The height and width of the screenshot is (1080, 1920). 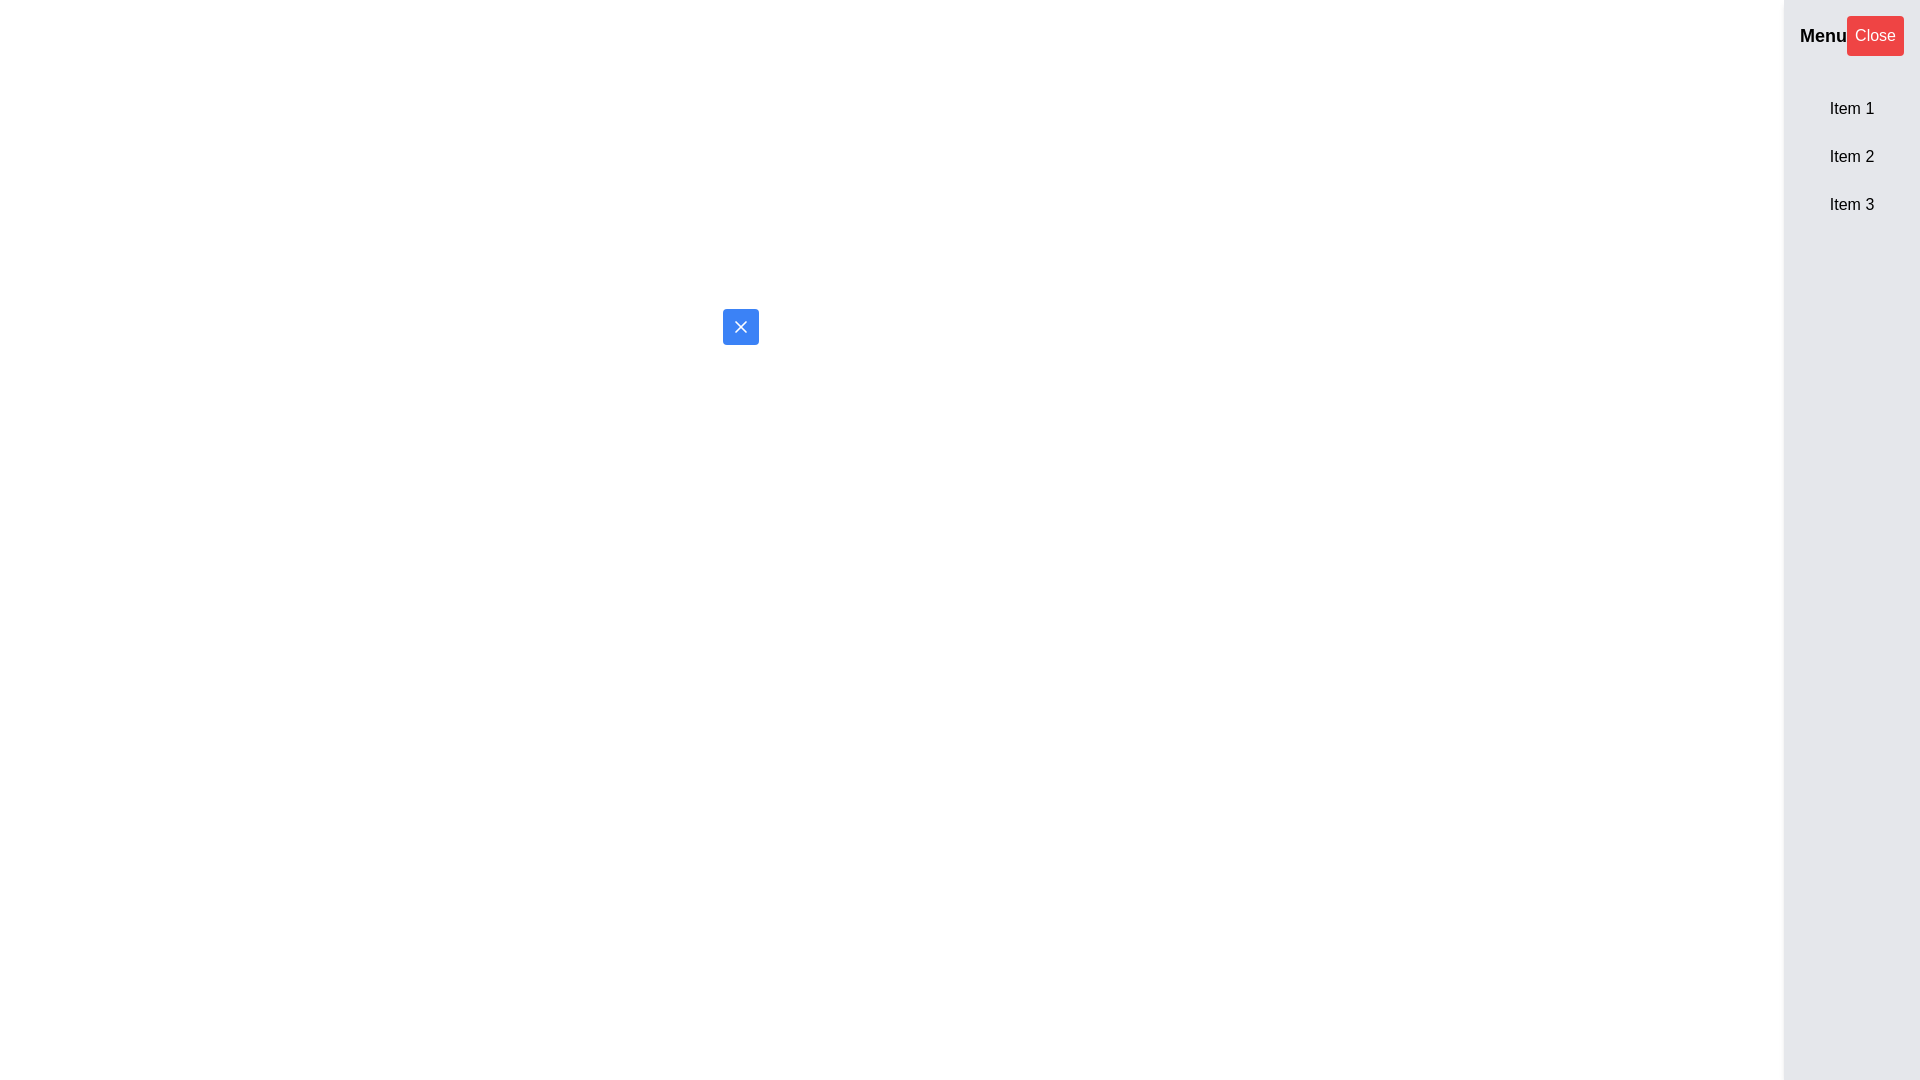 I want to click on the rounded blue button with a white 'X' icon in the center, so click(x=739, y=326).